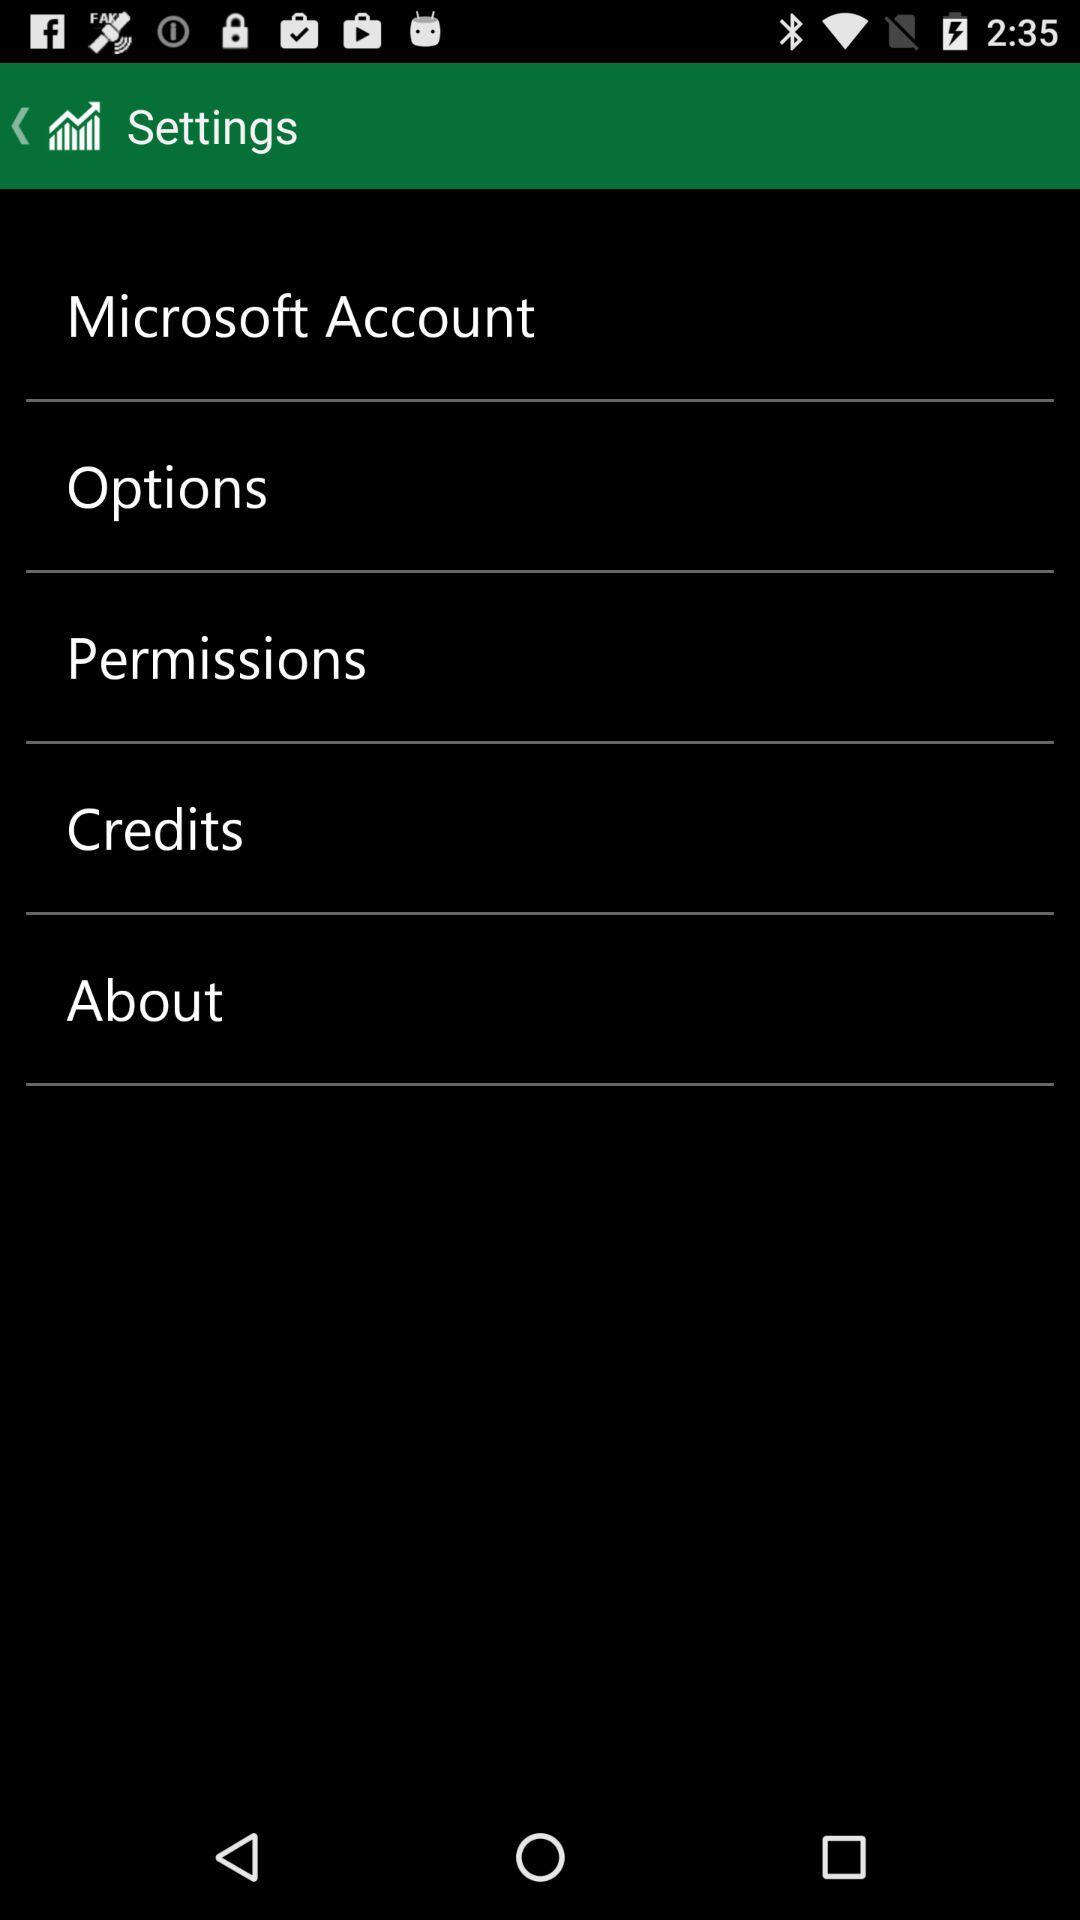  Describe the element at coordinates (216, 657) in the screenshot. I see `item above the credits icon` at that location.